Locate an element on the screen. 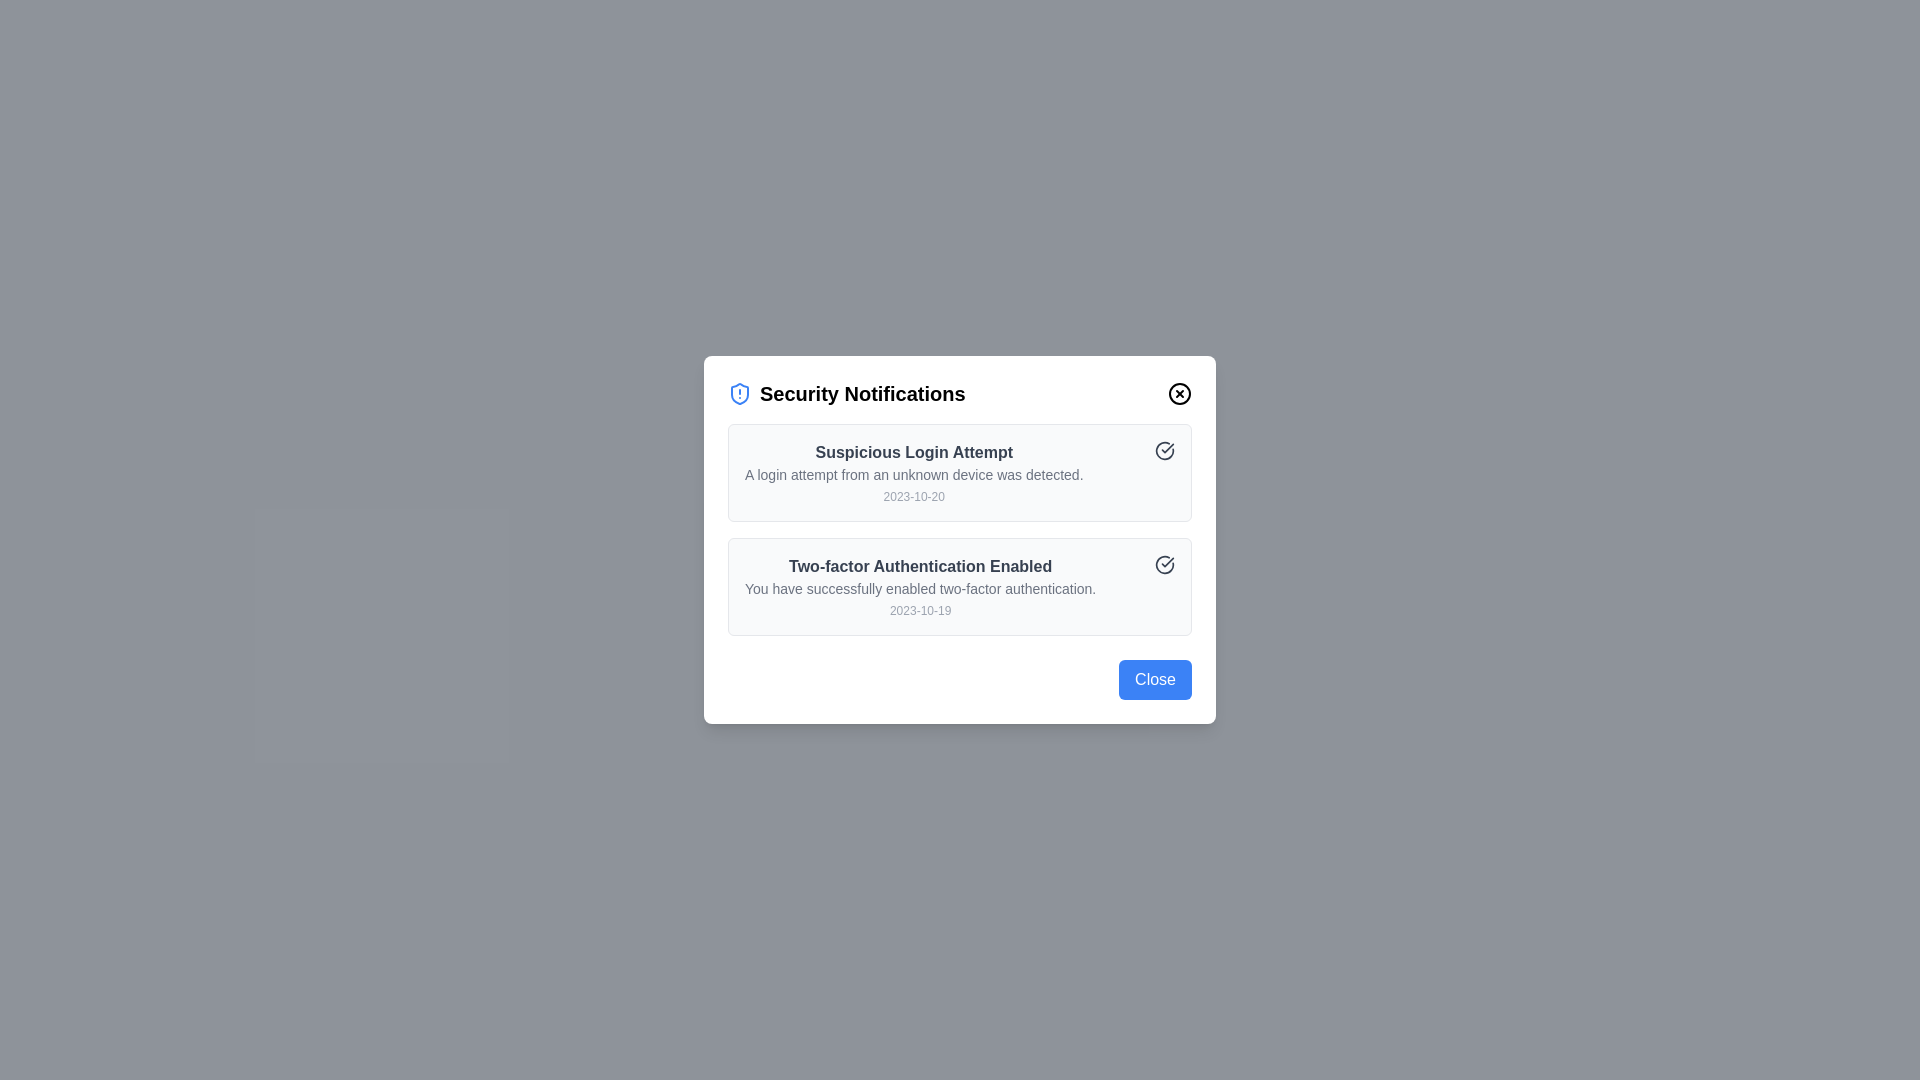 This screenshot has width=1920, height=1080. the static text indicating the timestamp in the notification section titled 'Two-factor Authentication Enabled' is located at coordinates (919, 609).